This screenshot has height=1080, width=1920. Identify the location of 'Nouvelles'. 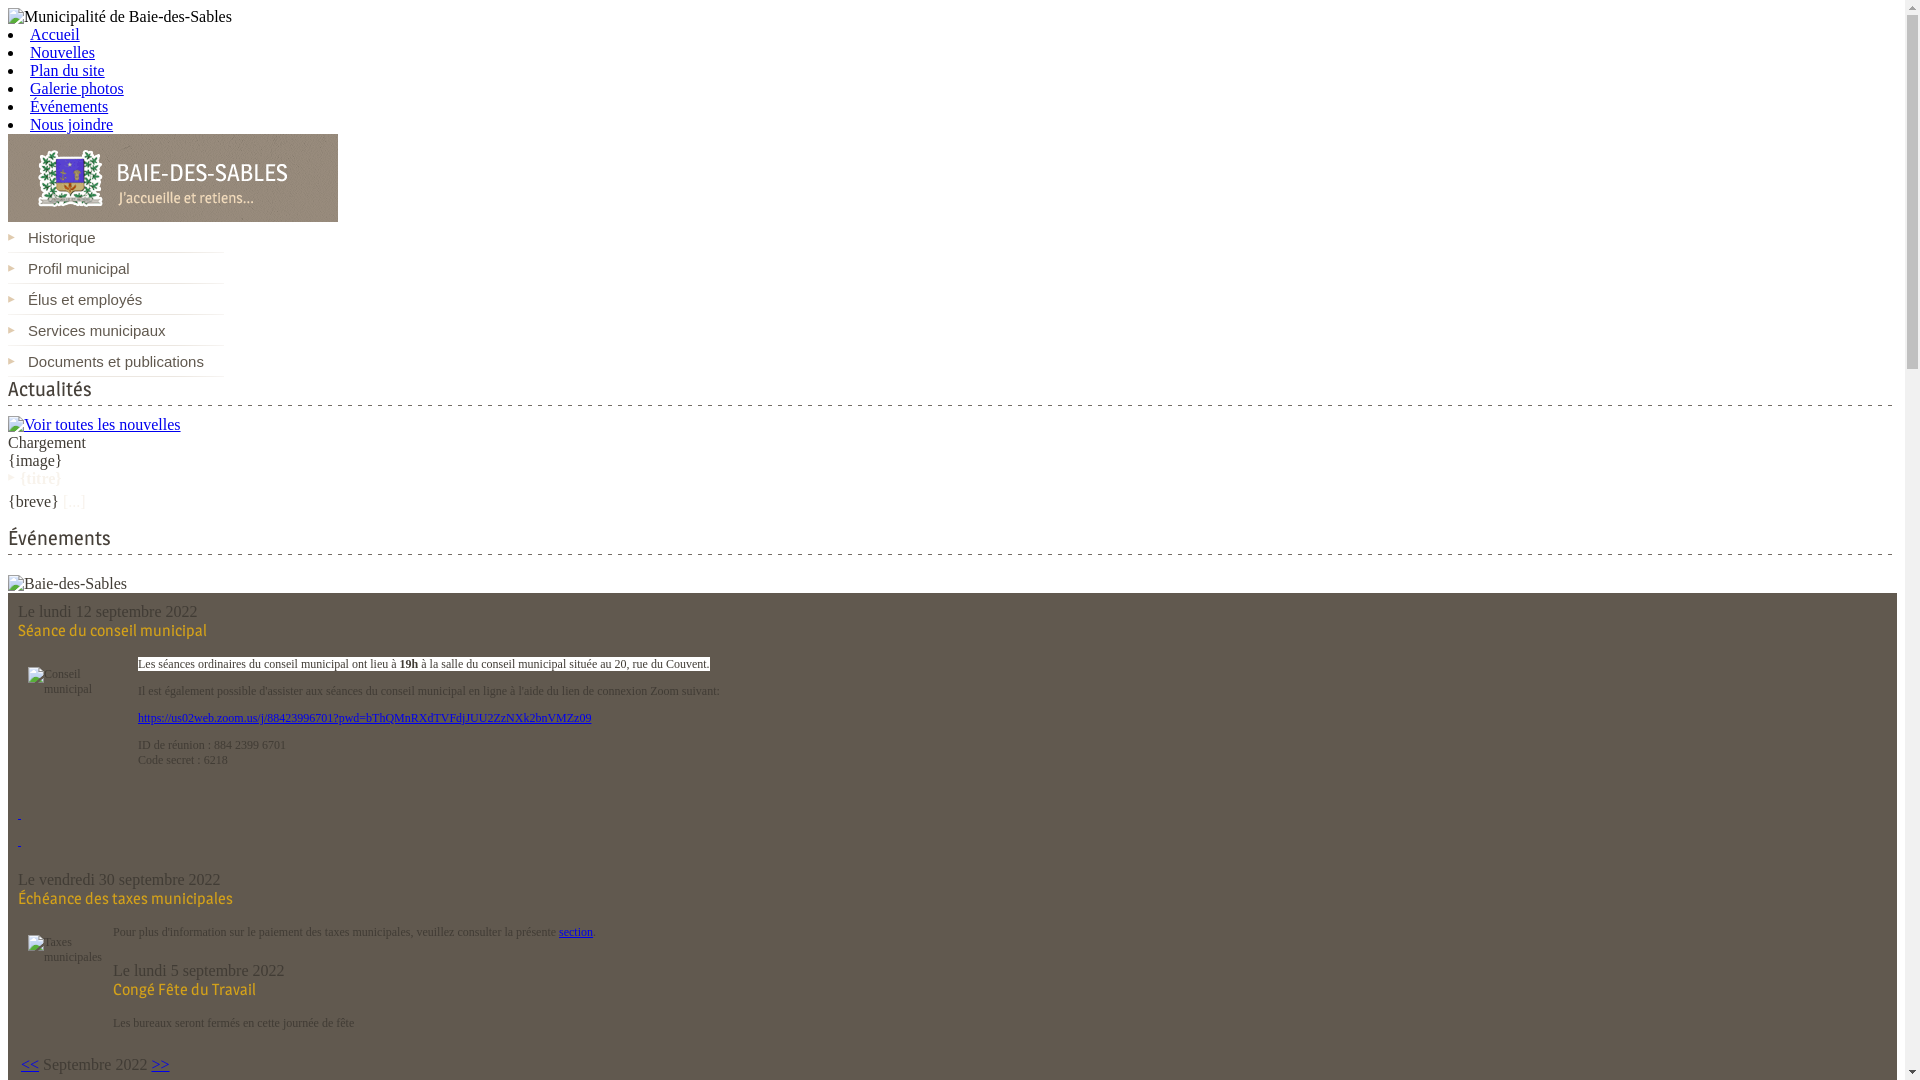
(29, 51).